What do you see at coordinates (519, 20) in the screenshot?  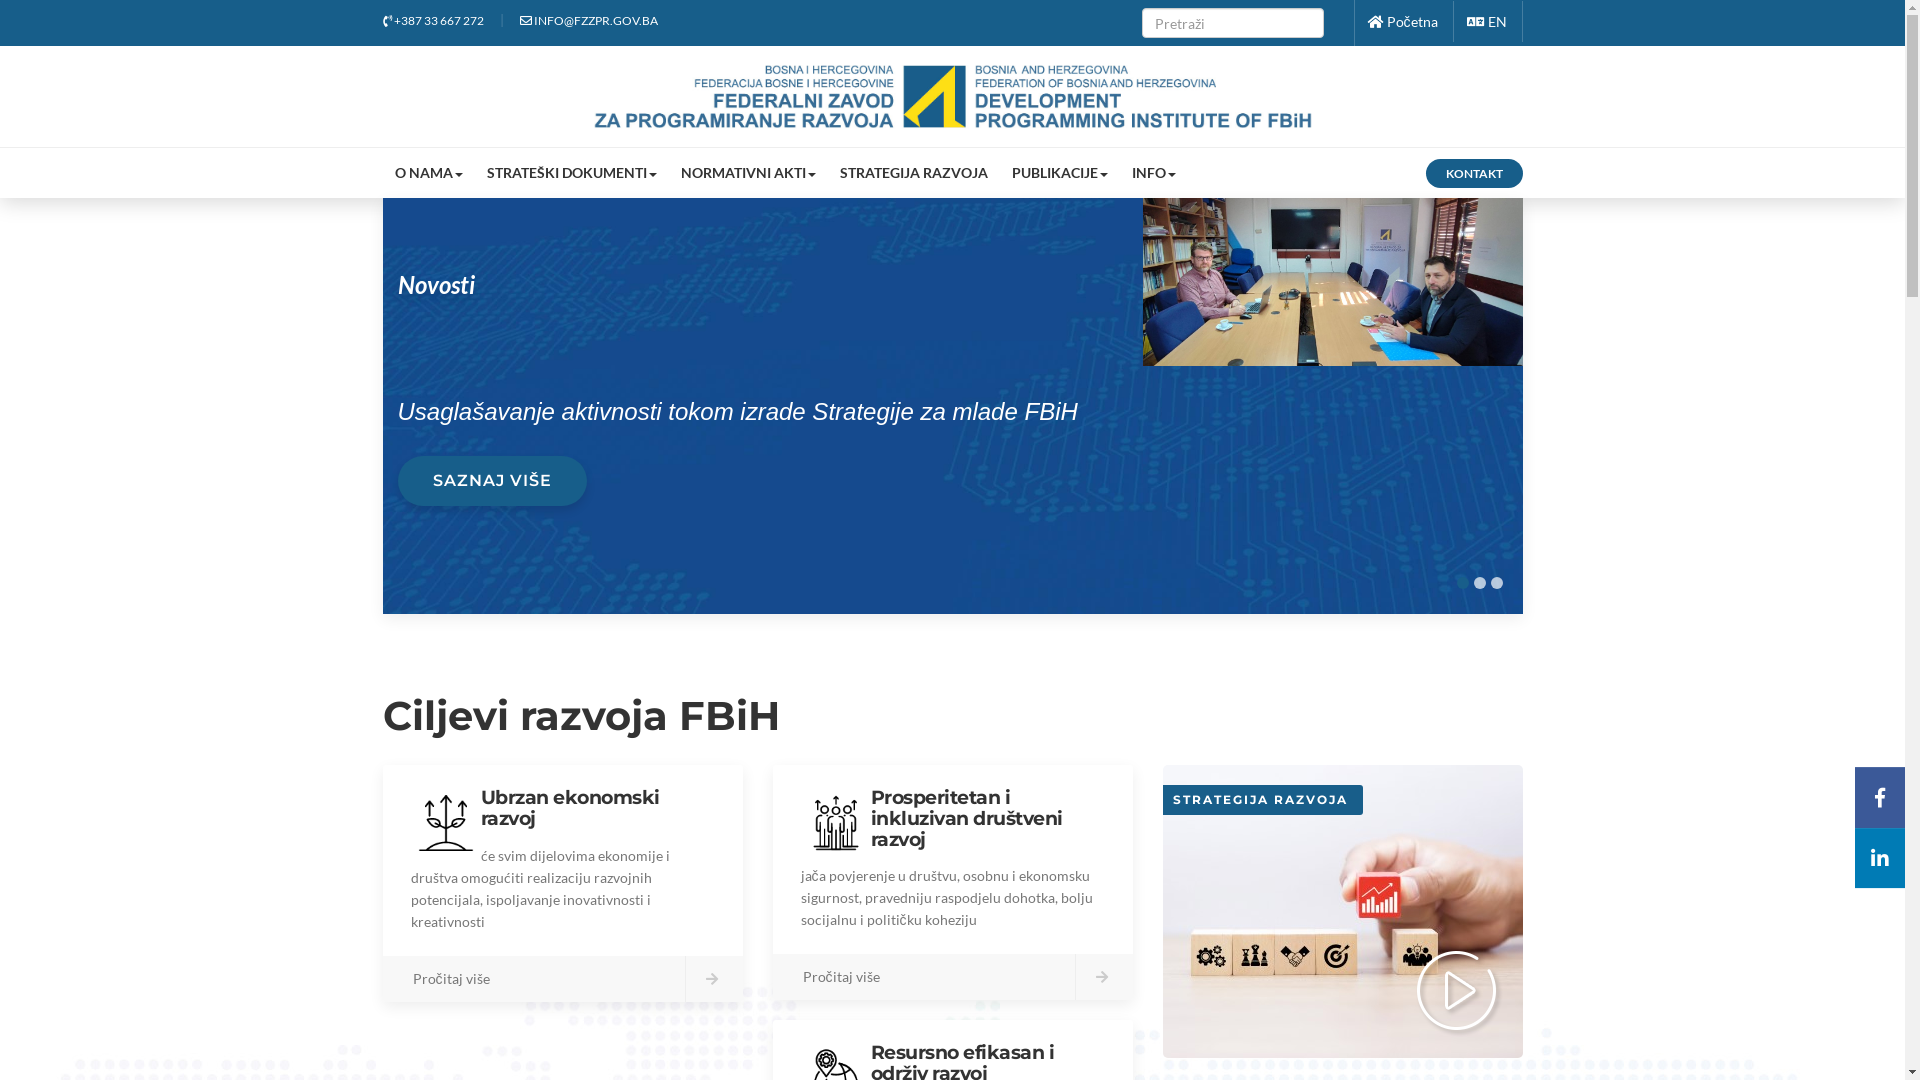 I see `'INFO@FZZPR.GOV.BA'` at bounding box center [519, 20].